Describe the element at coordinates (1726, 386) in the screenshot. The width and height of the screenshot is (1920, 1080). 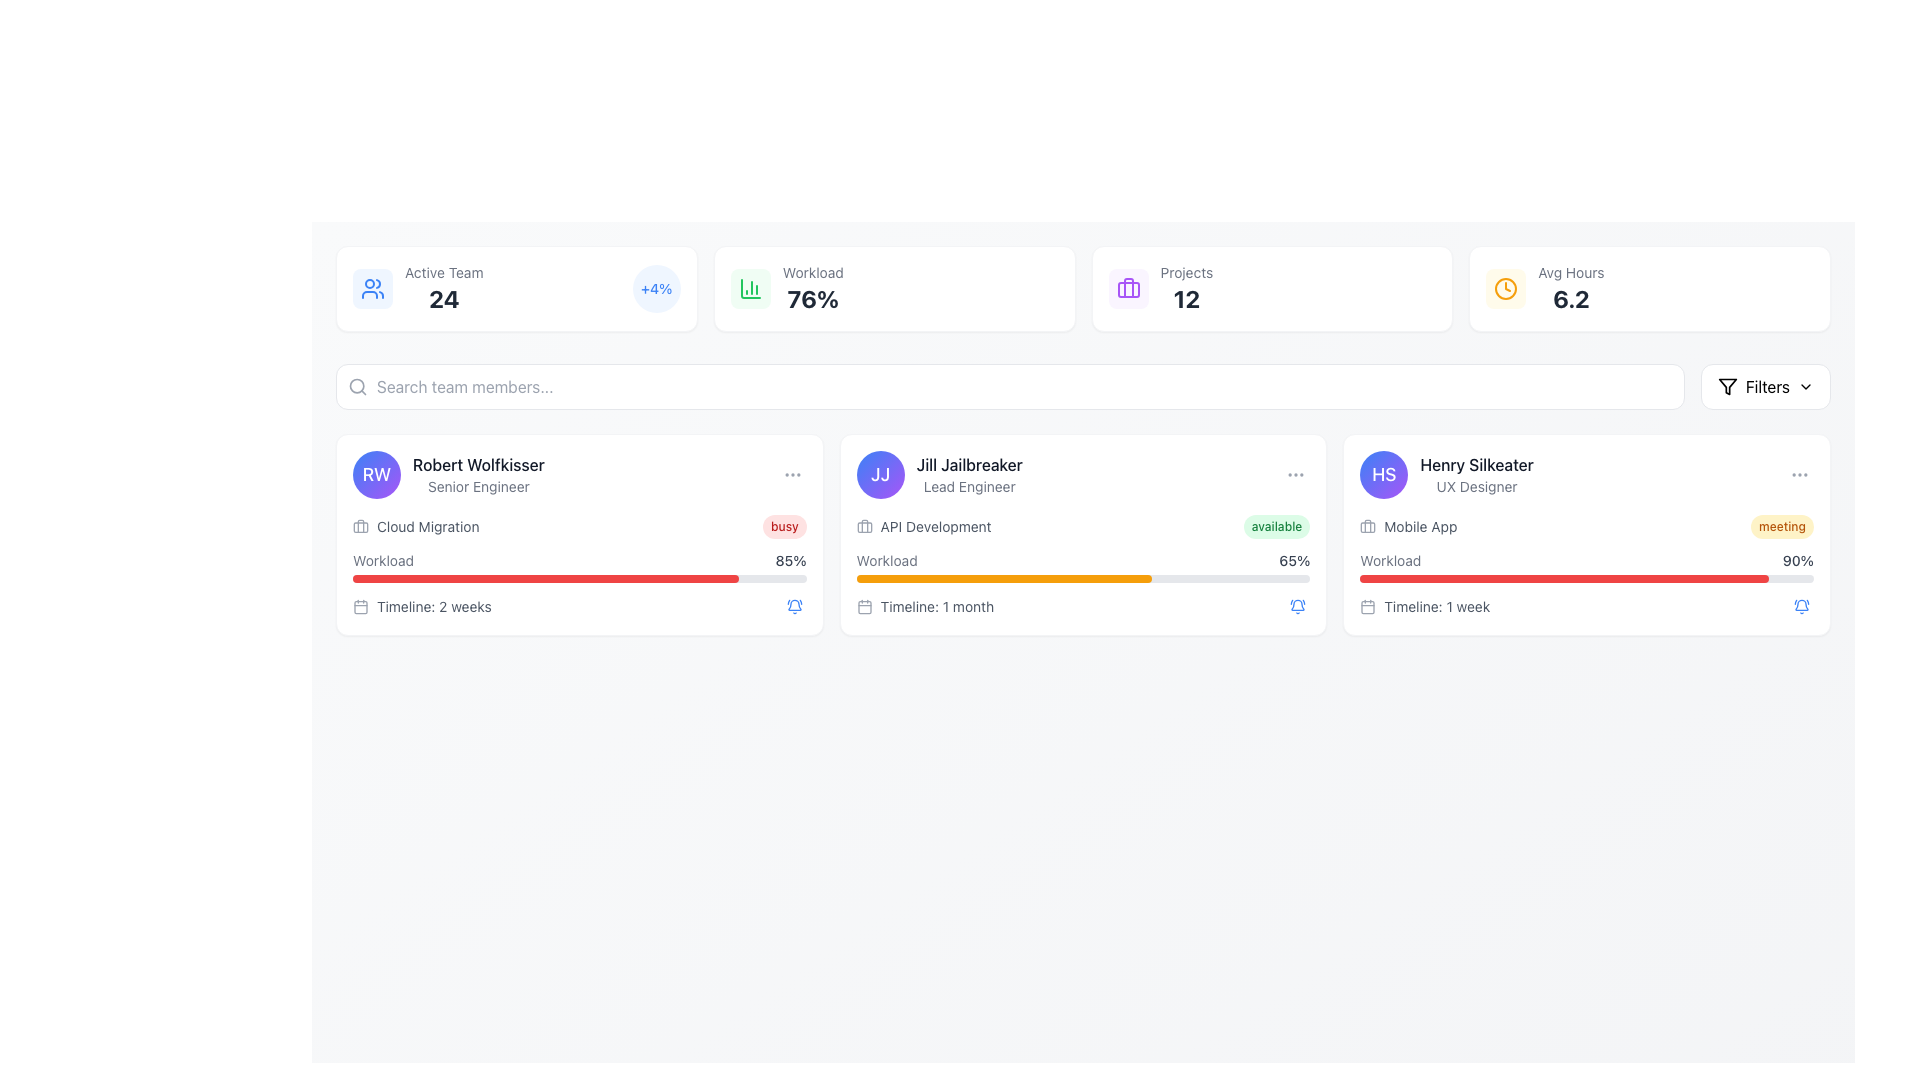
I see `the triangular-shaped funnel icon located in the top-right corner of the interface, adjacent to the red text label reading 'Filters'` at that location.